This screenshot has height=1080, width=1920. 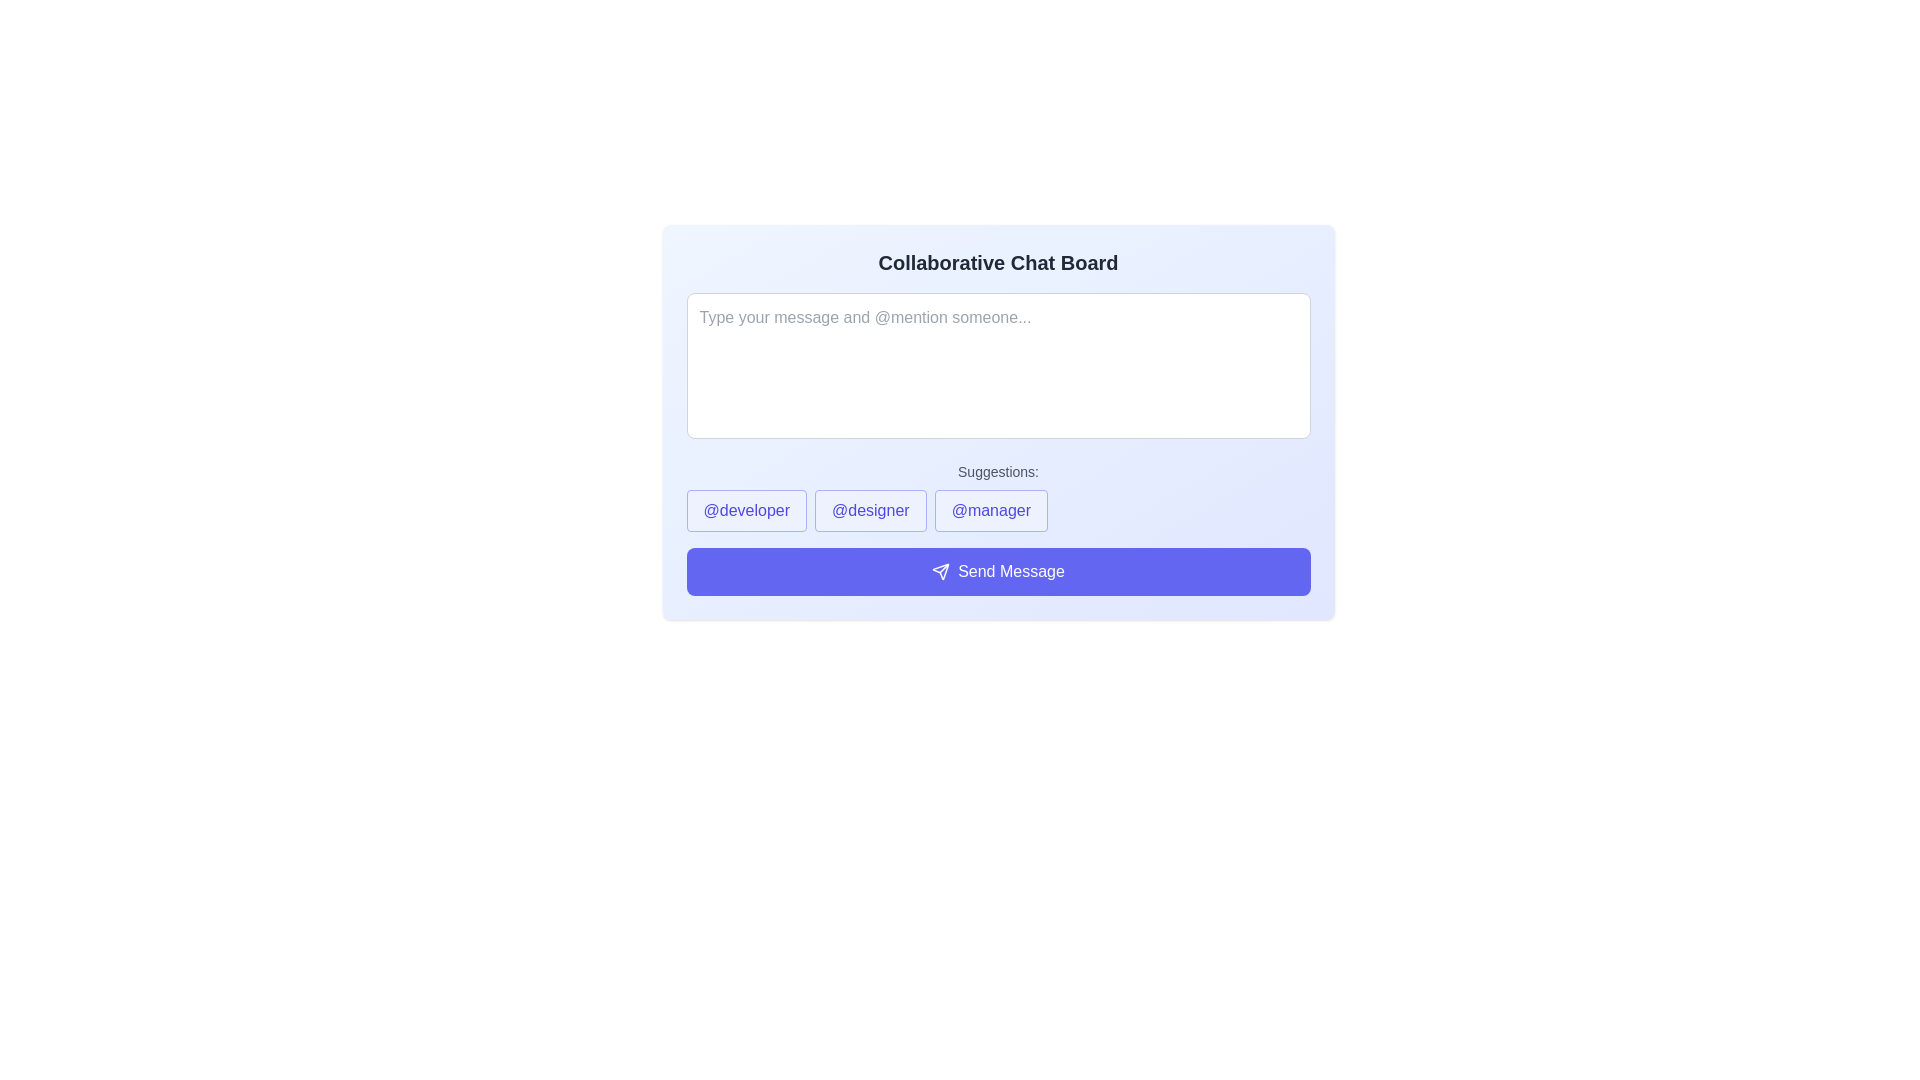 What do you see at coordinates (745, 509) in the screenshot?
I see `the button labeled '@developer' with a light indigo background and darker indigo borders, located below the 'Suggestions:' label` at bounding box center [745, 509].